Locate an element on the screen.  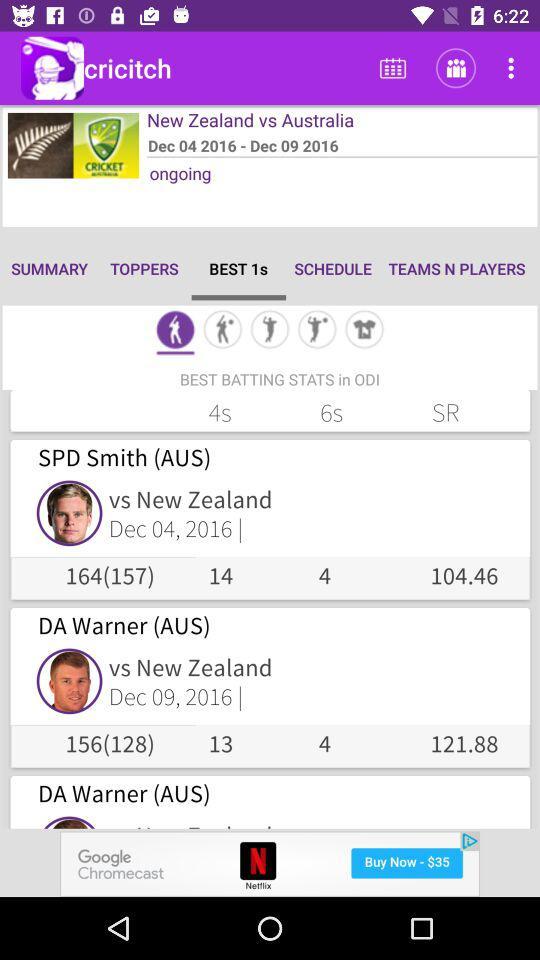
mode select is located at coordinates (175, 331).